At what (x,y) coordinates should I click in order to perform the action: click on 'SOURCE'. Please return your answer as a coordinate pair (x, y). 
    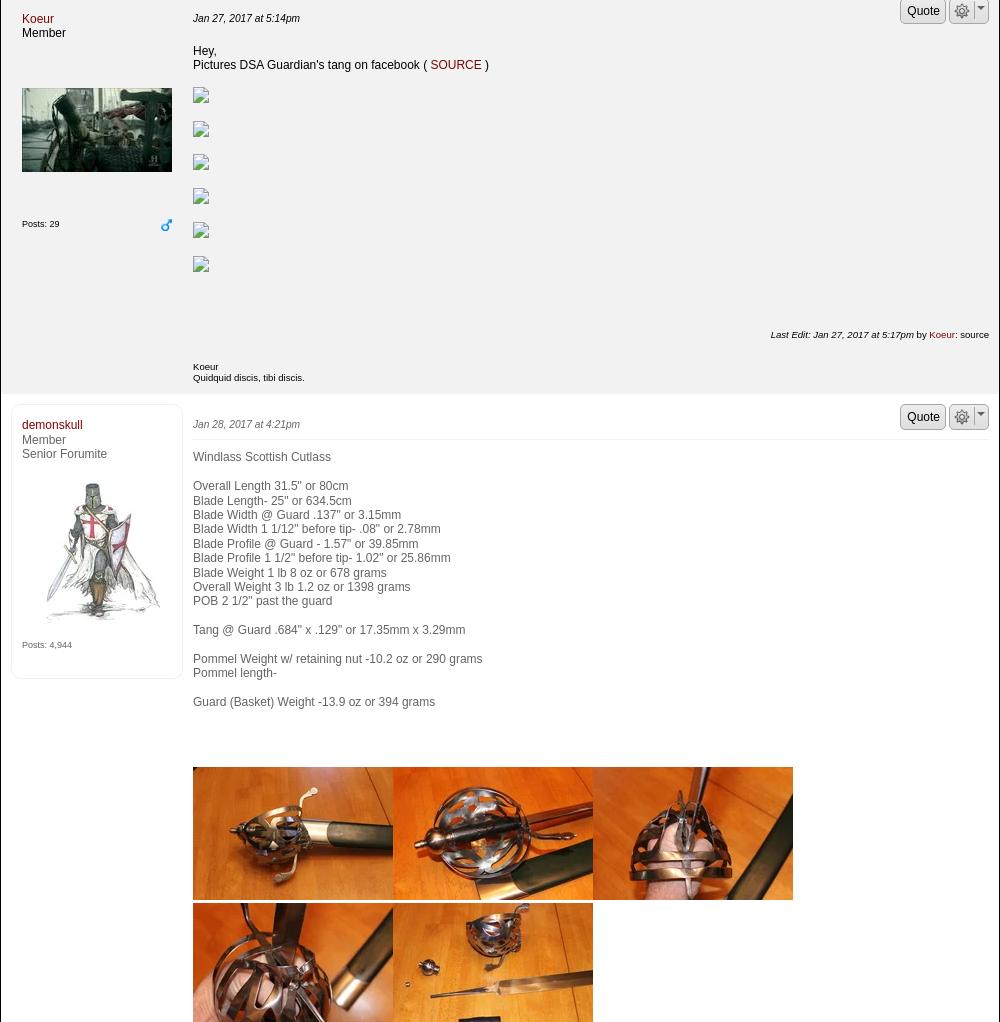
    Looking at the image, I should click on (454, 64).